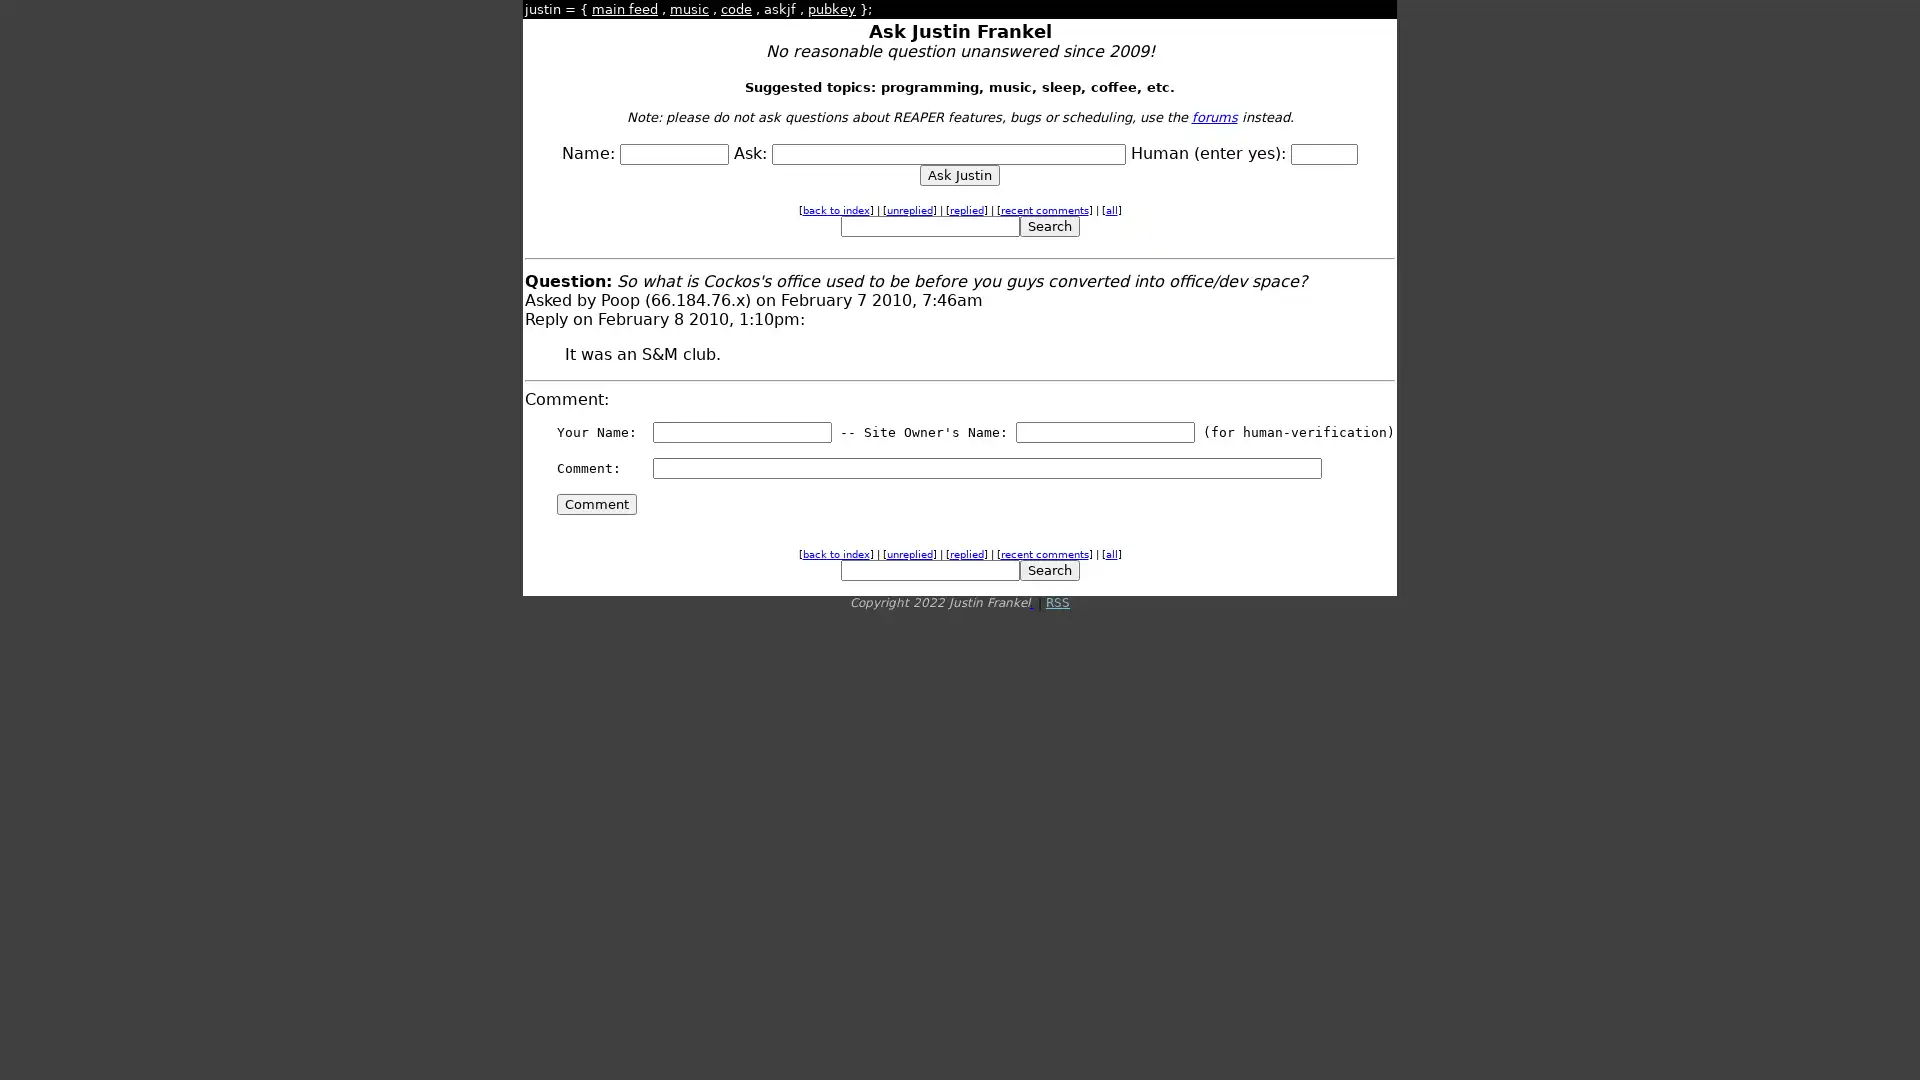 The image size is (1920, 1080). What do you see at coordinates (960, 174) in the screenshot?
I see `Ask Justin` at bounding box center [960, 174].